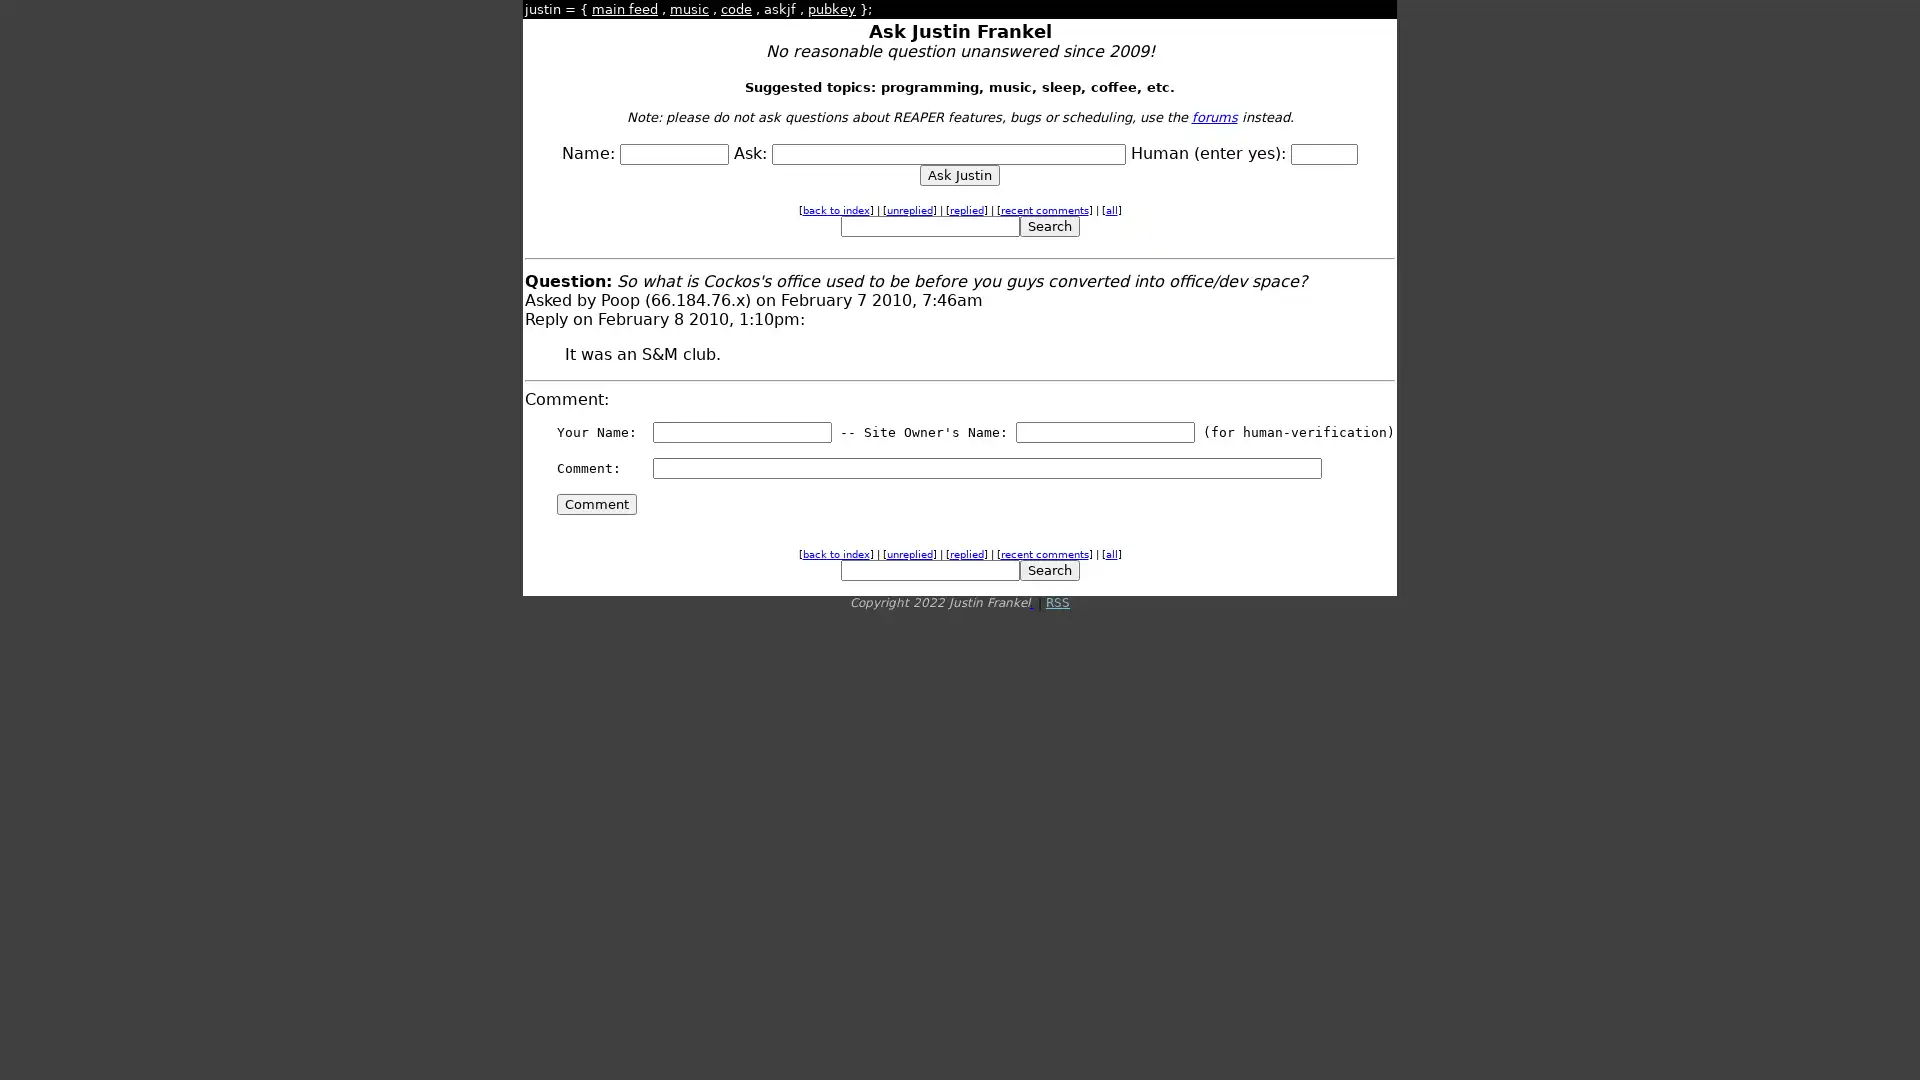 The image size is (1920, 1080). What do you see at coordinates (960, 174) in the screenshot?
I see `Ask Justin` at bounding box center [960, 174].